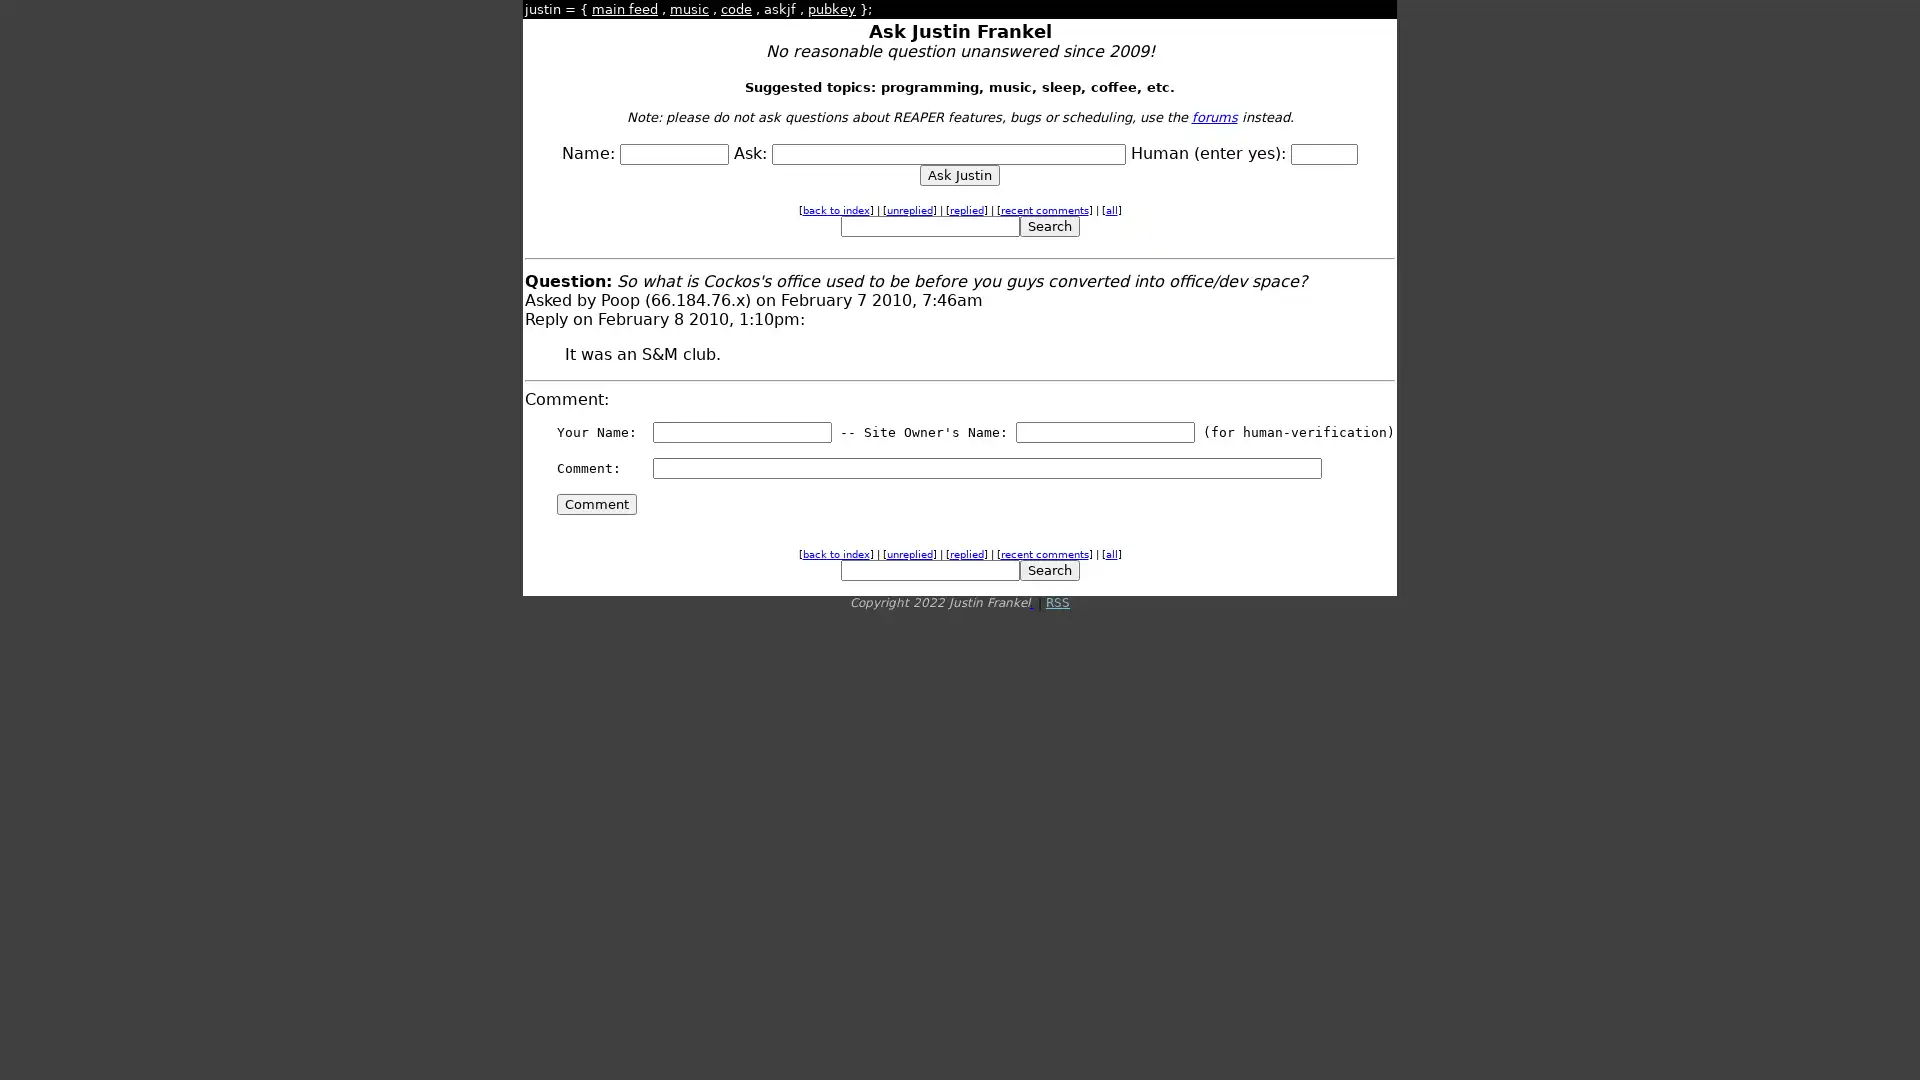 The image size is (1920, 1080). What do you see at coordinates (960, 174) in the screenshot?
I see `Ask Justin` at bounding box center [960, 174].